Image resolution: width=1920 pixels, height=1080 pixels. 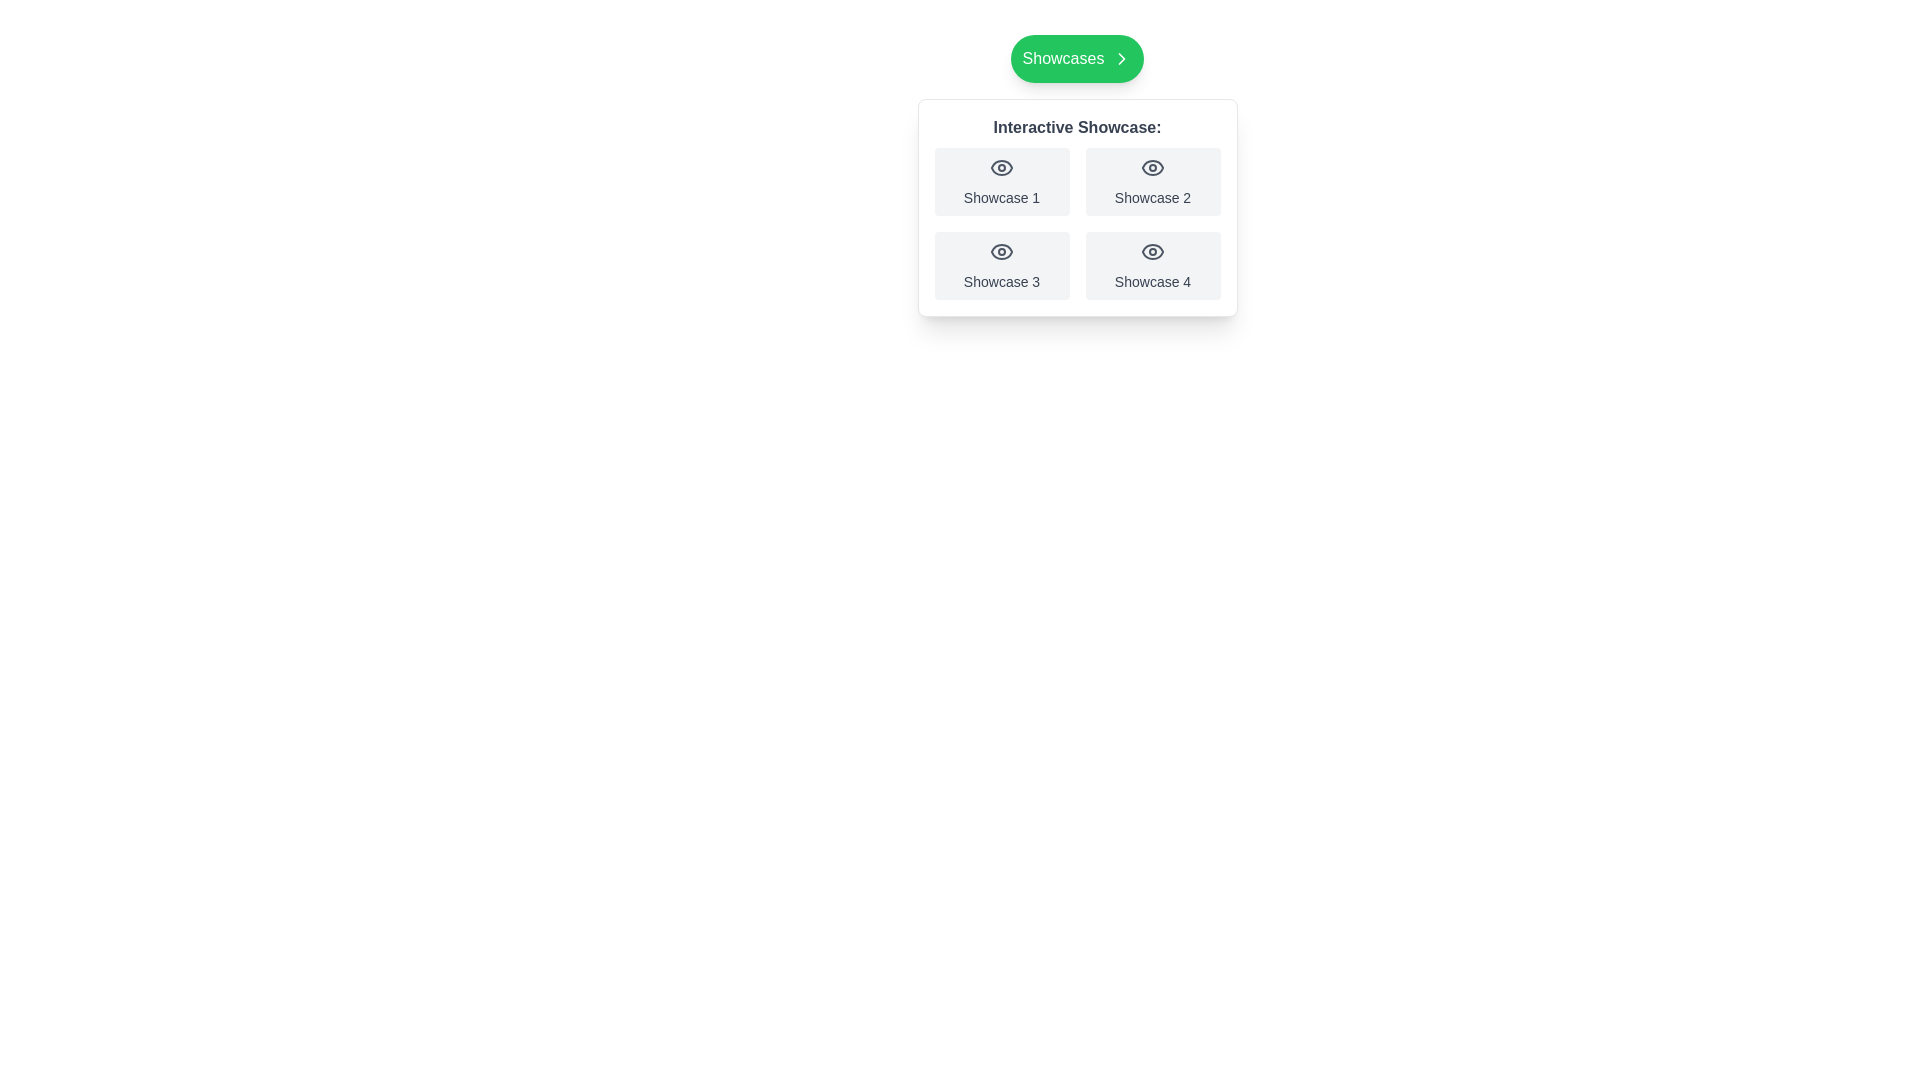 I want to click on the 'Showcase 3' button, which is a rectangular button with an eye icon and light gray background, located at the bottom-left corner of the grid layout, so click(x=1002, y=265).